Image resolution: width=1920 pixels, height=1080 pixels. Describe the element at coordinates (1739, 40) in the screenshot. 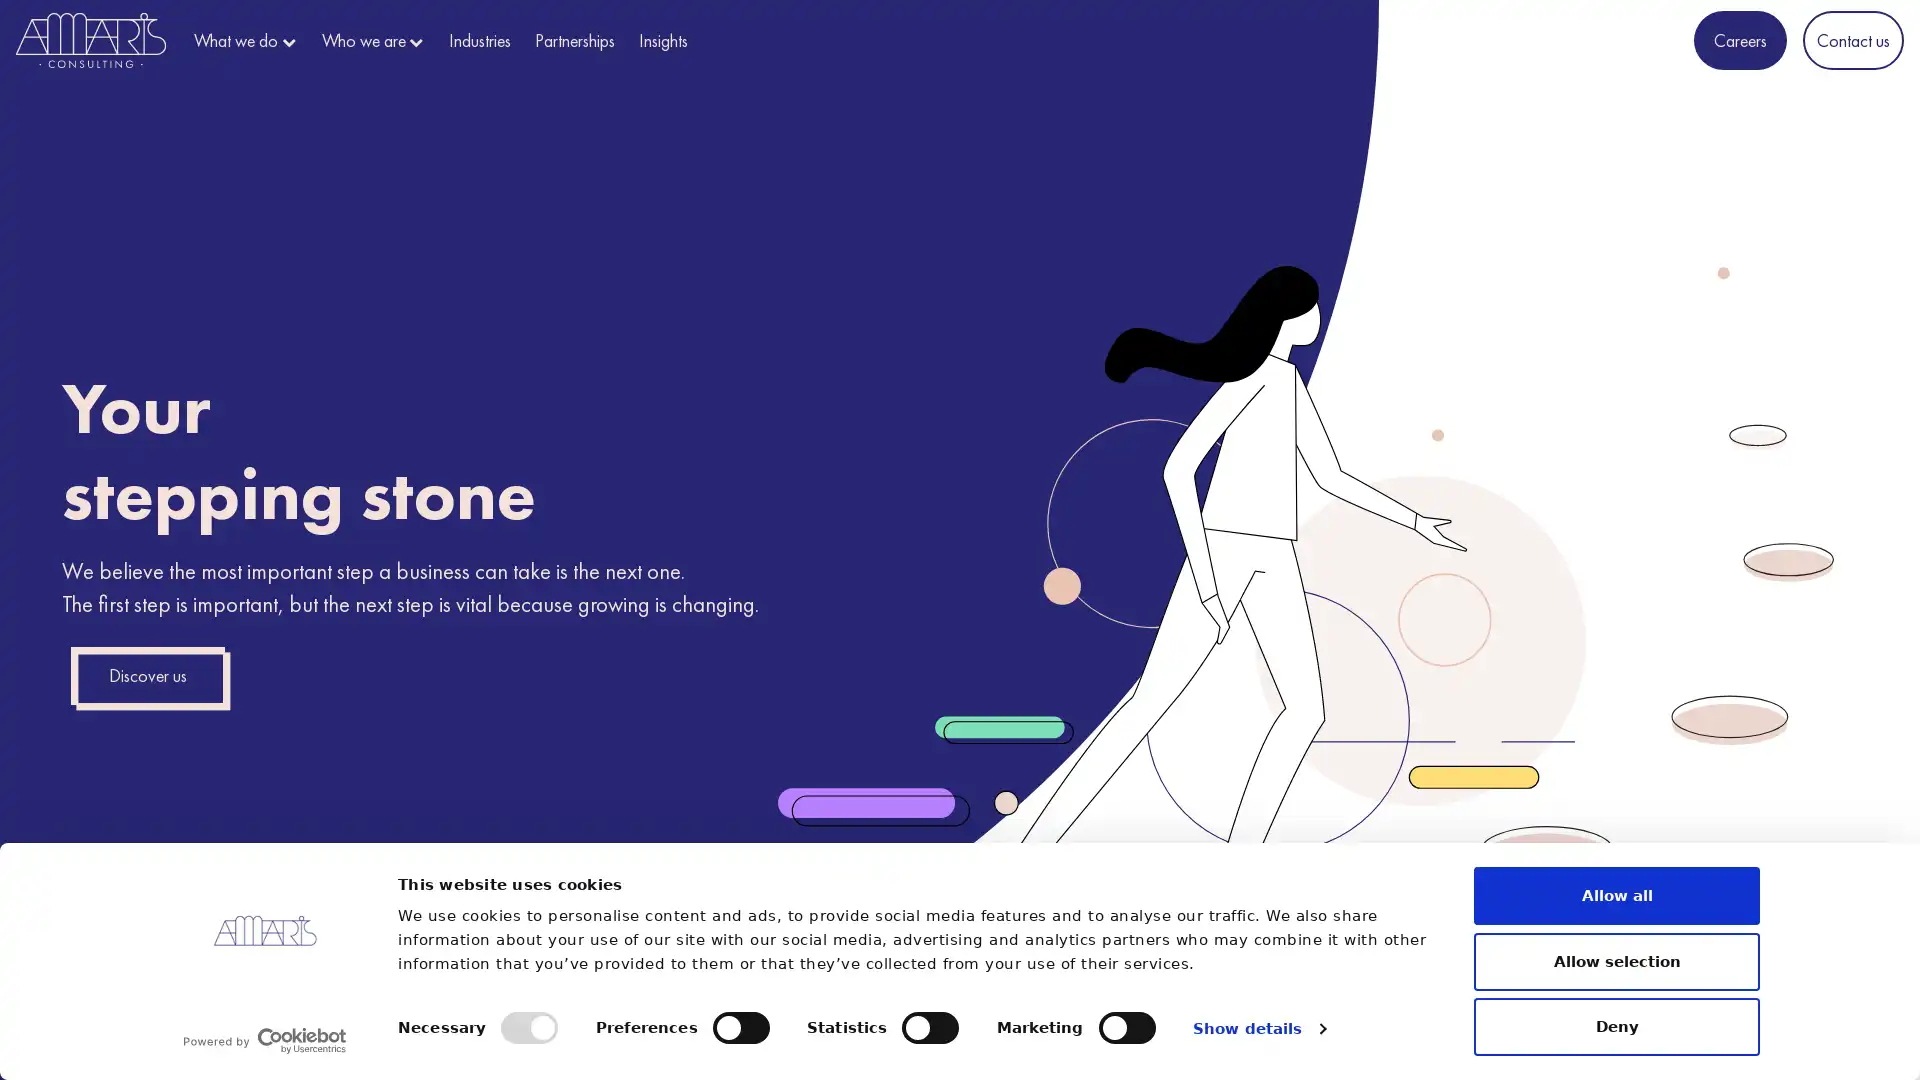

I see `Careers` at that location.